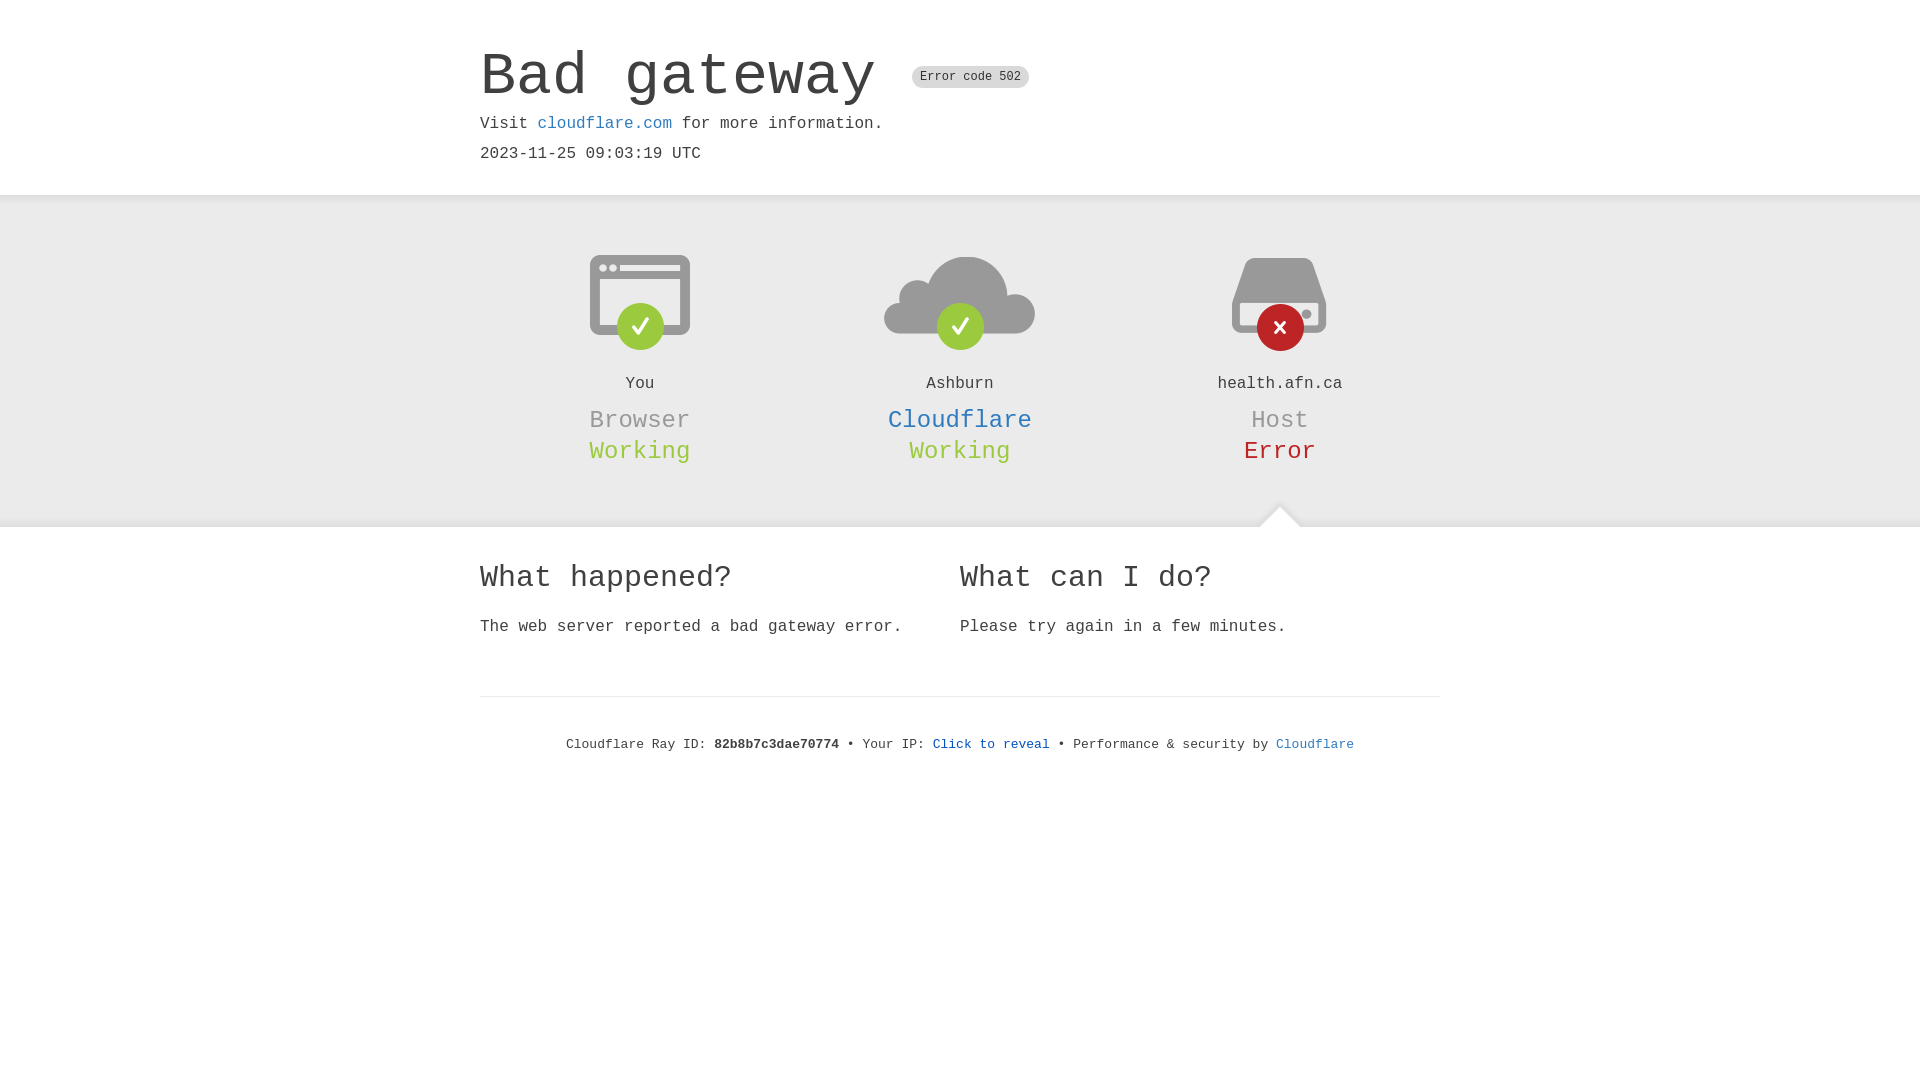  Describe the element at coordinates (603, 123) in the screenshot. I see `'cloudflare.com'` at that location.